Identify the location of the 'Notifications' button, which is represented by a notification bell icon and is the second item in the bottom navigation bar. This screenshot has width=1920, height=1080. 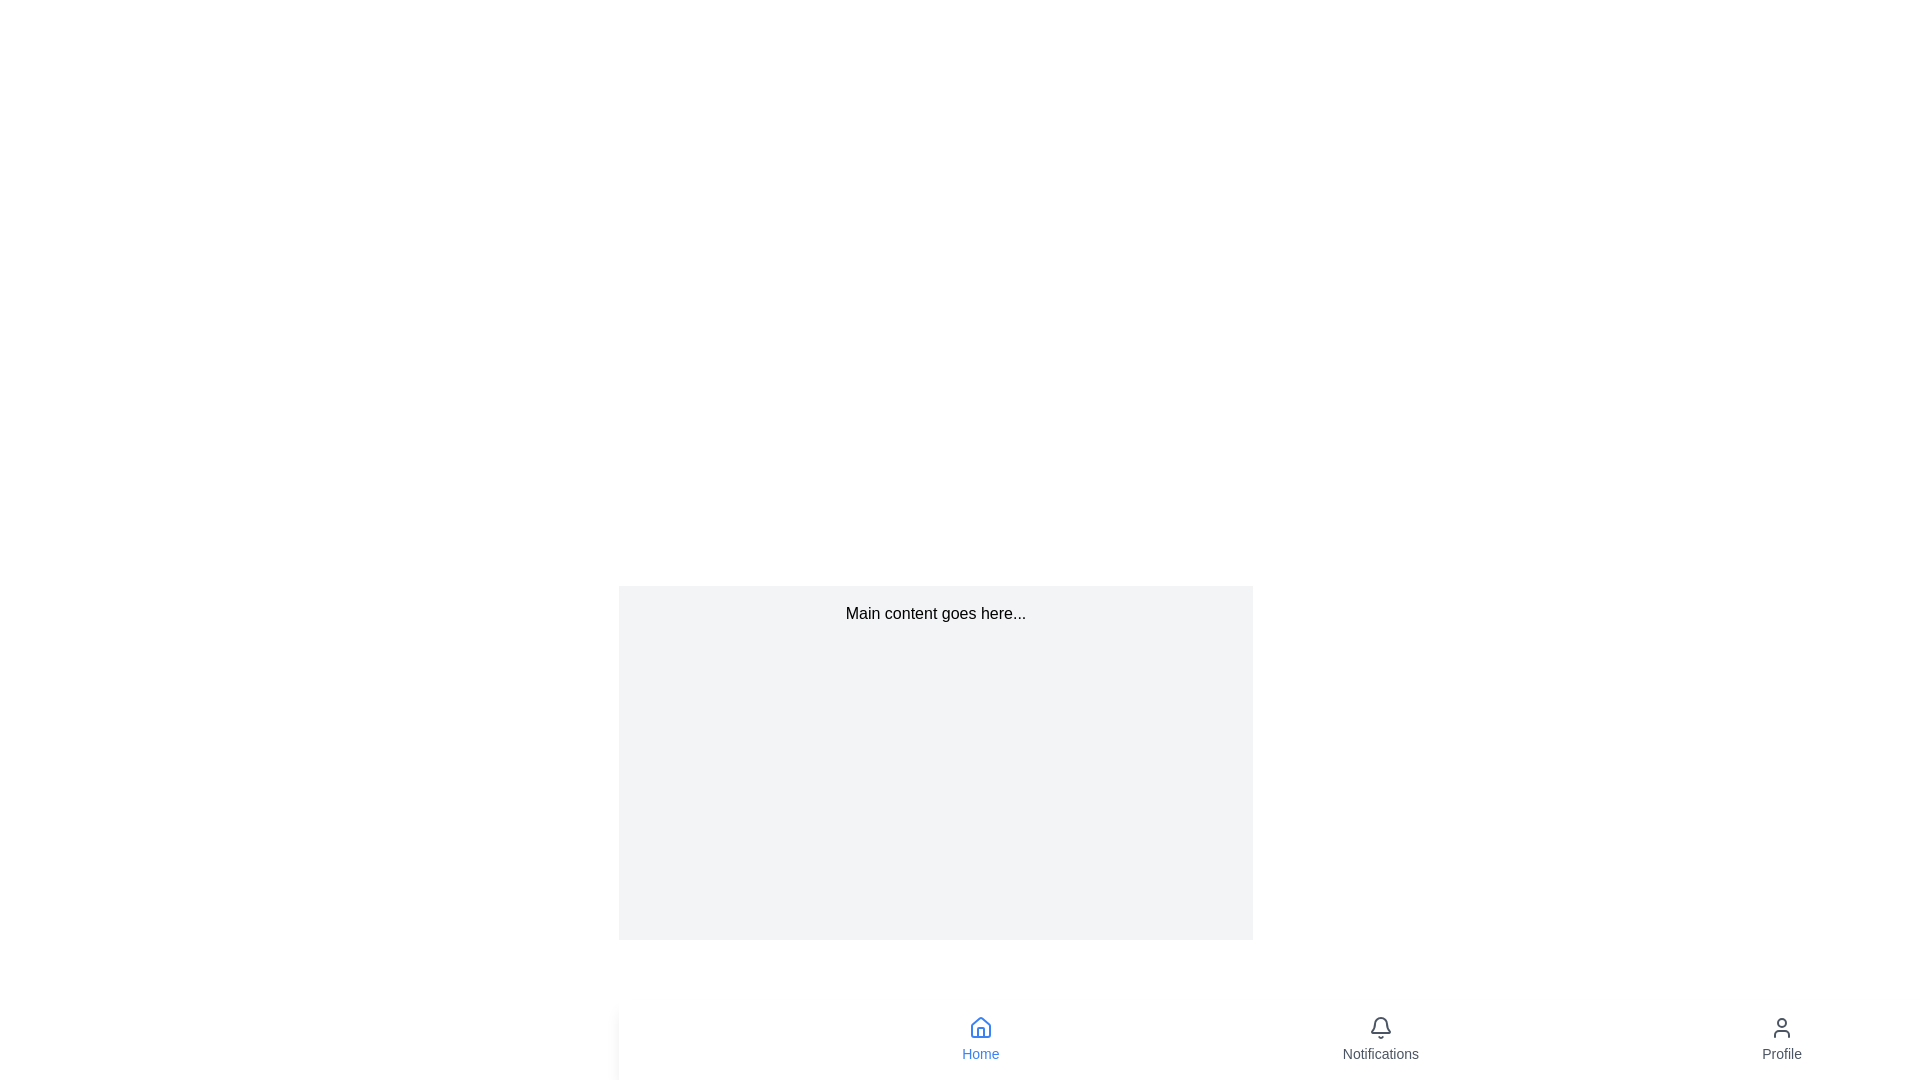
(1379, 1039).